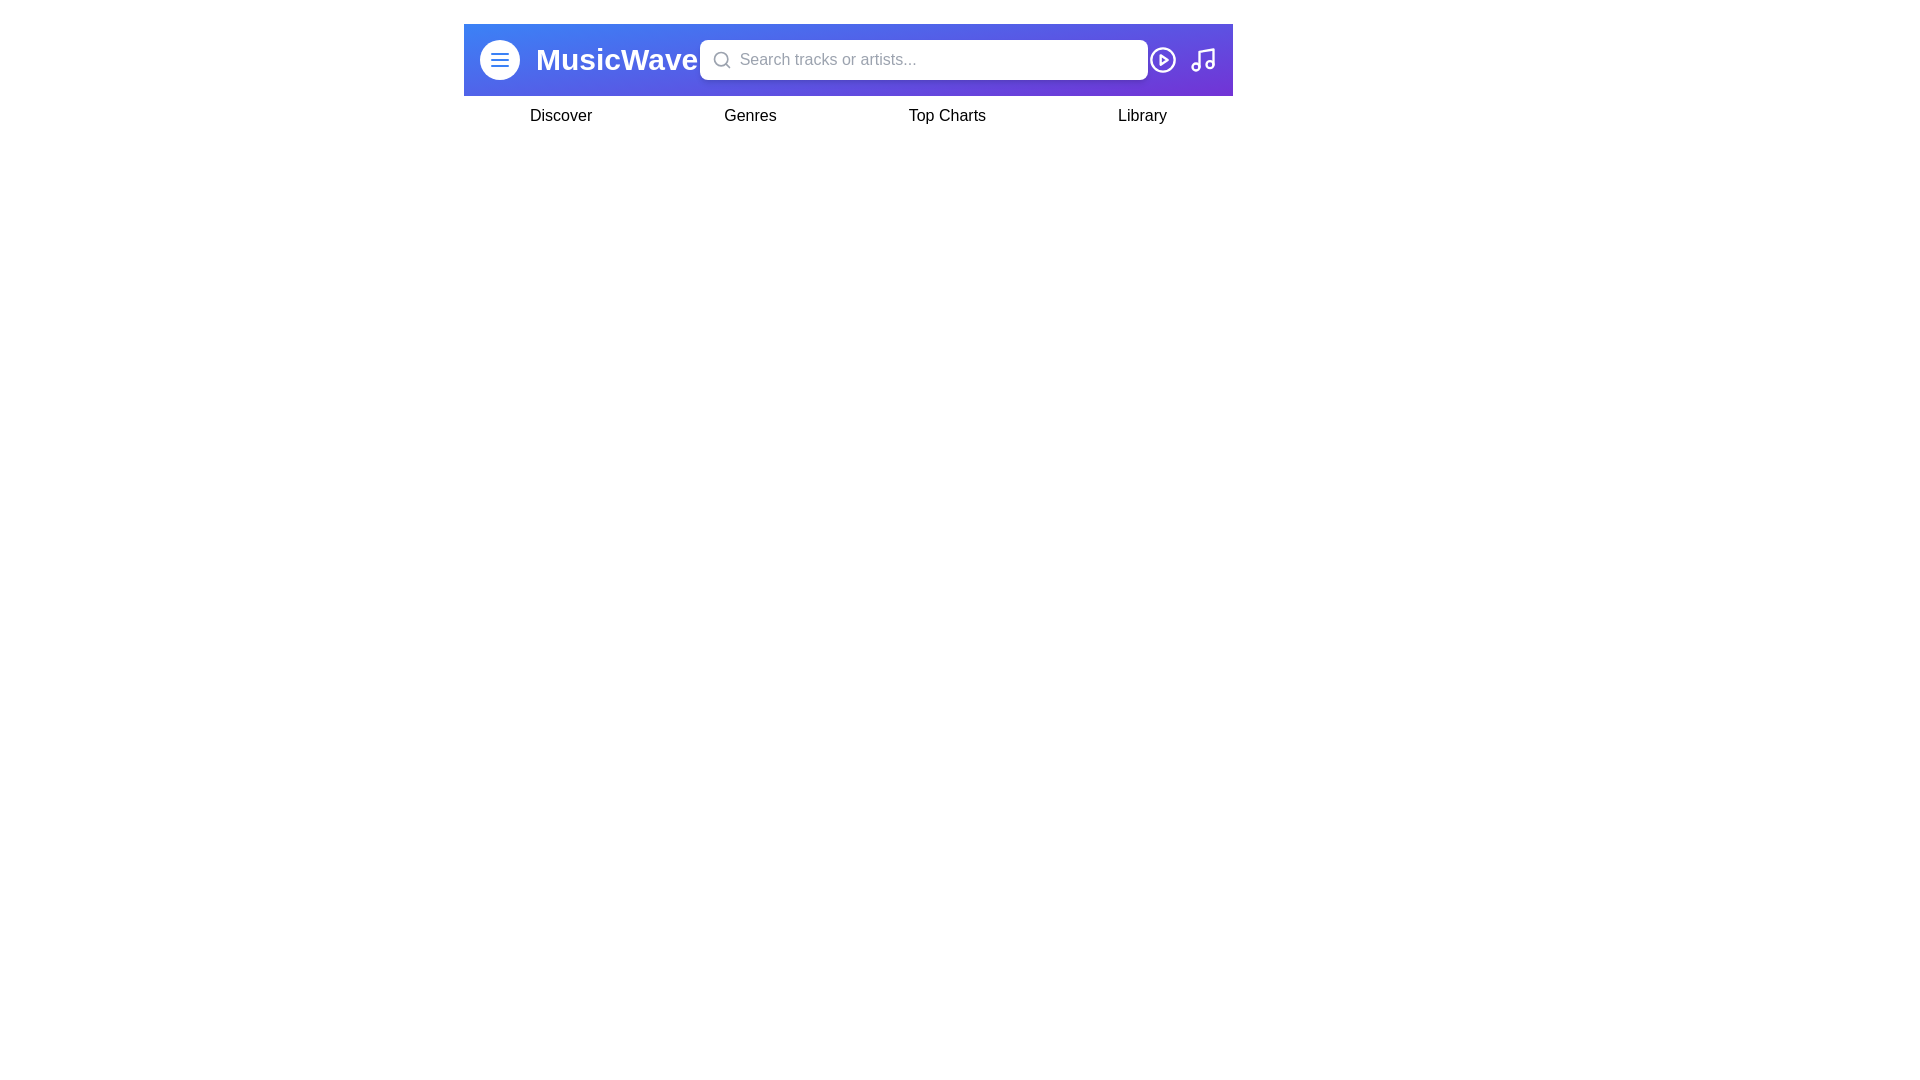  What do you see at coordinates (1162, 59) in the screenshot?
I see `the 'Play' icon to initiate playback` at bounding box center [1162, 59].